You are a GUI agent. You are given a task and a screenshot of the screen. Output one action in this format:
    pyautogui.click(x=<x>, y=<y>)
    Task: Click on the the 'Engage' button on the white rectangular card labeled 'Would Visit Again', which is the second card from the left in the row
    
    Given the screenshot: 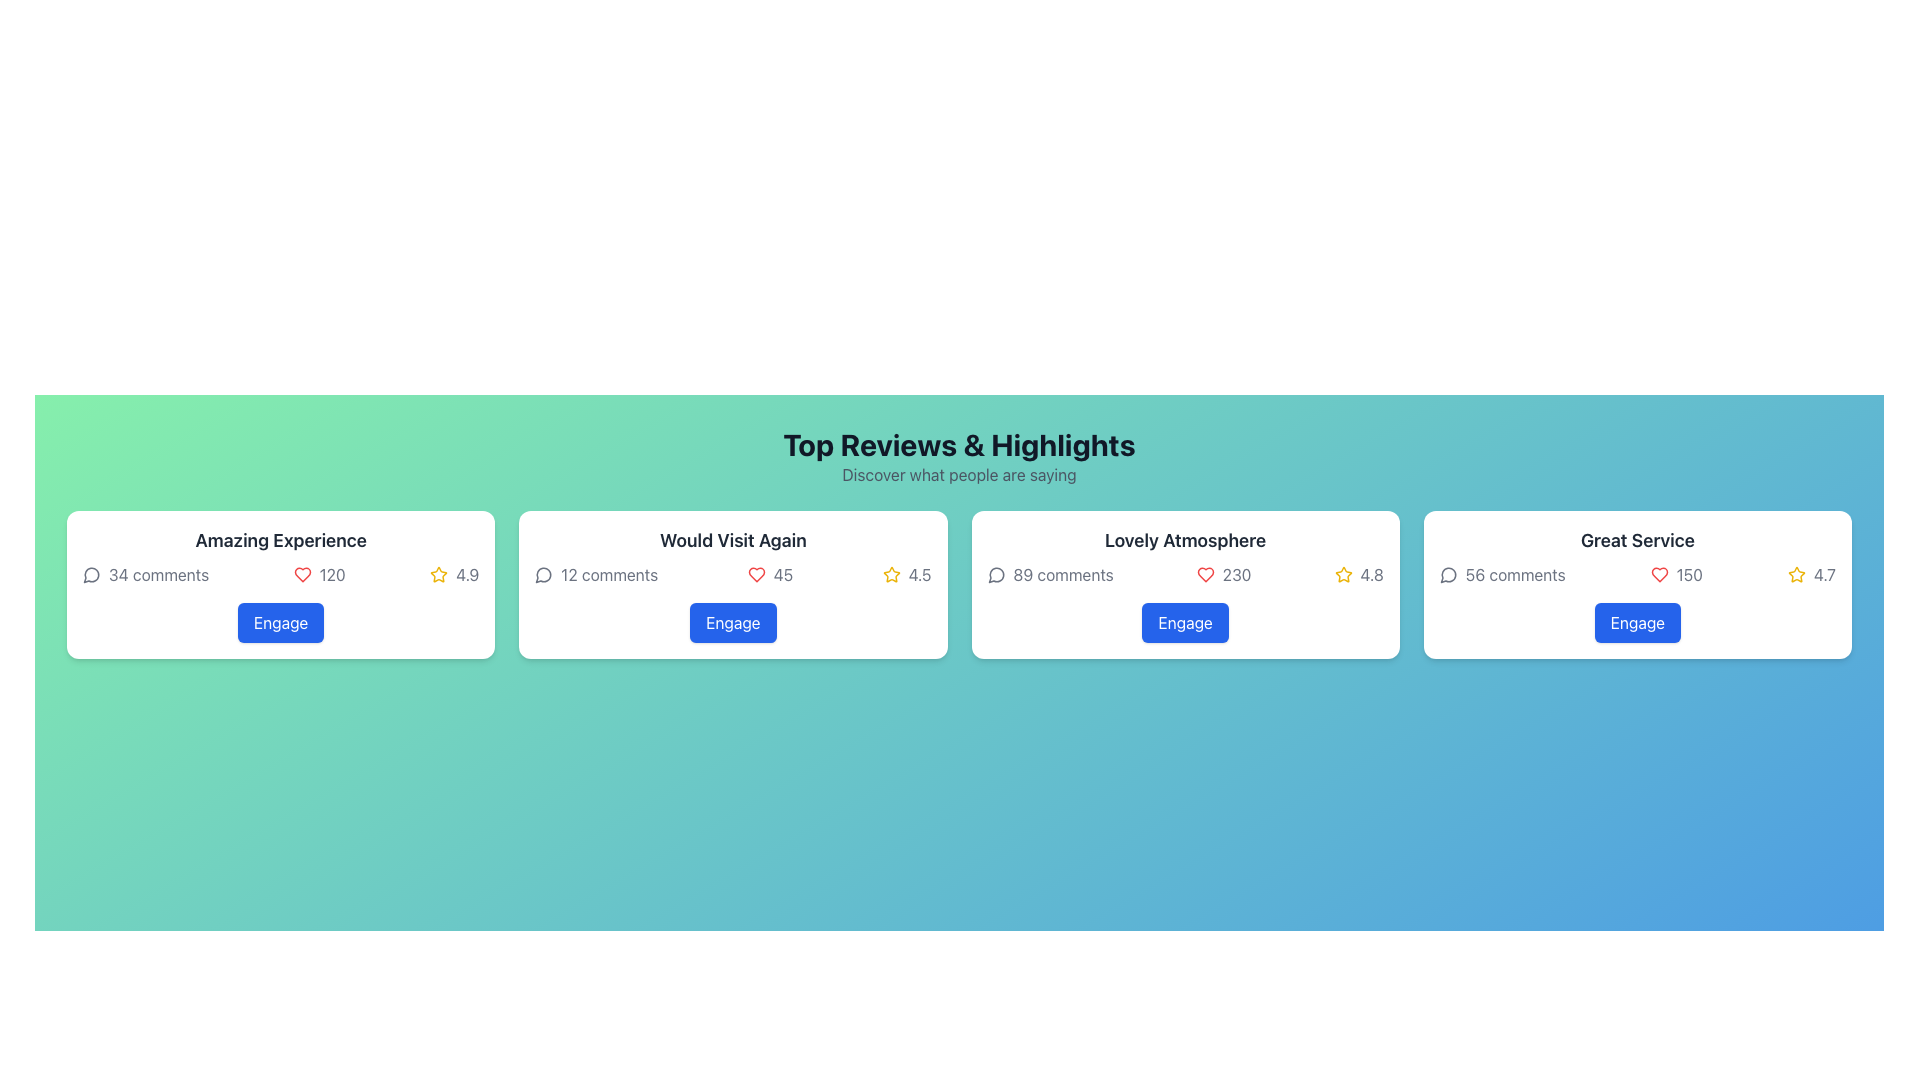 What is the action you would take?
    pyautogui.click(x=732, y=585)
    